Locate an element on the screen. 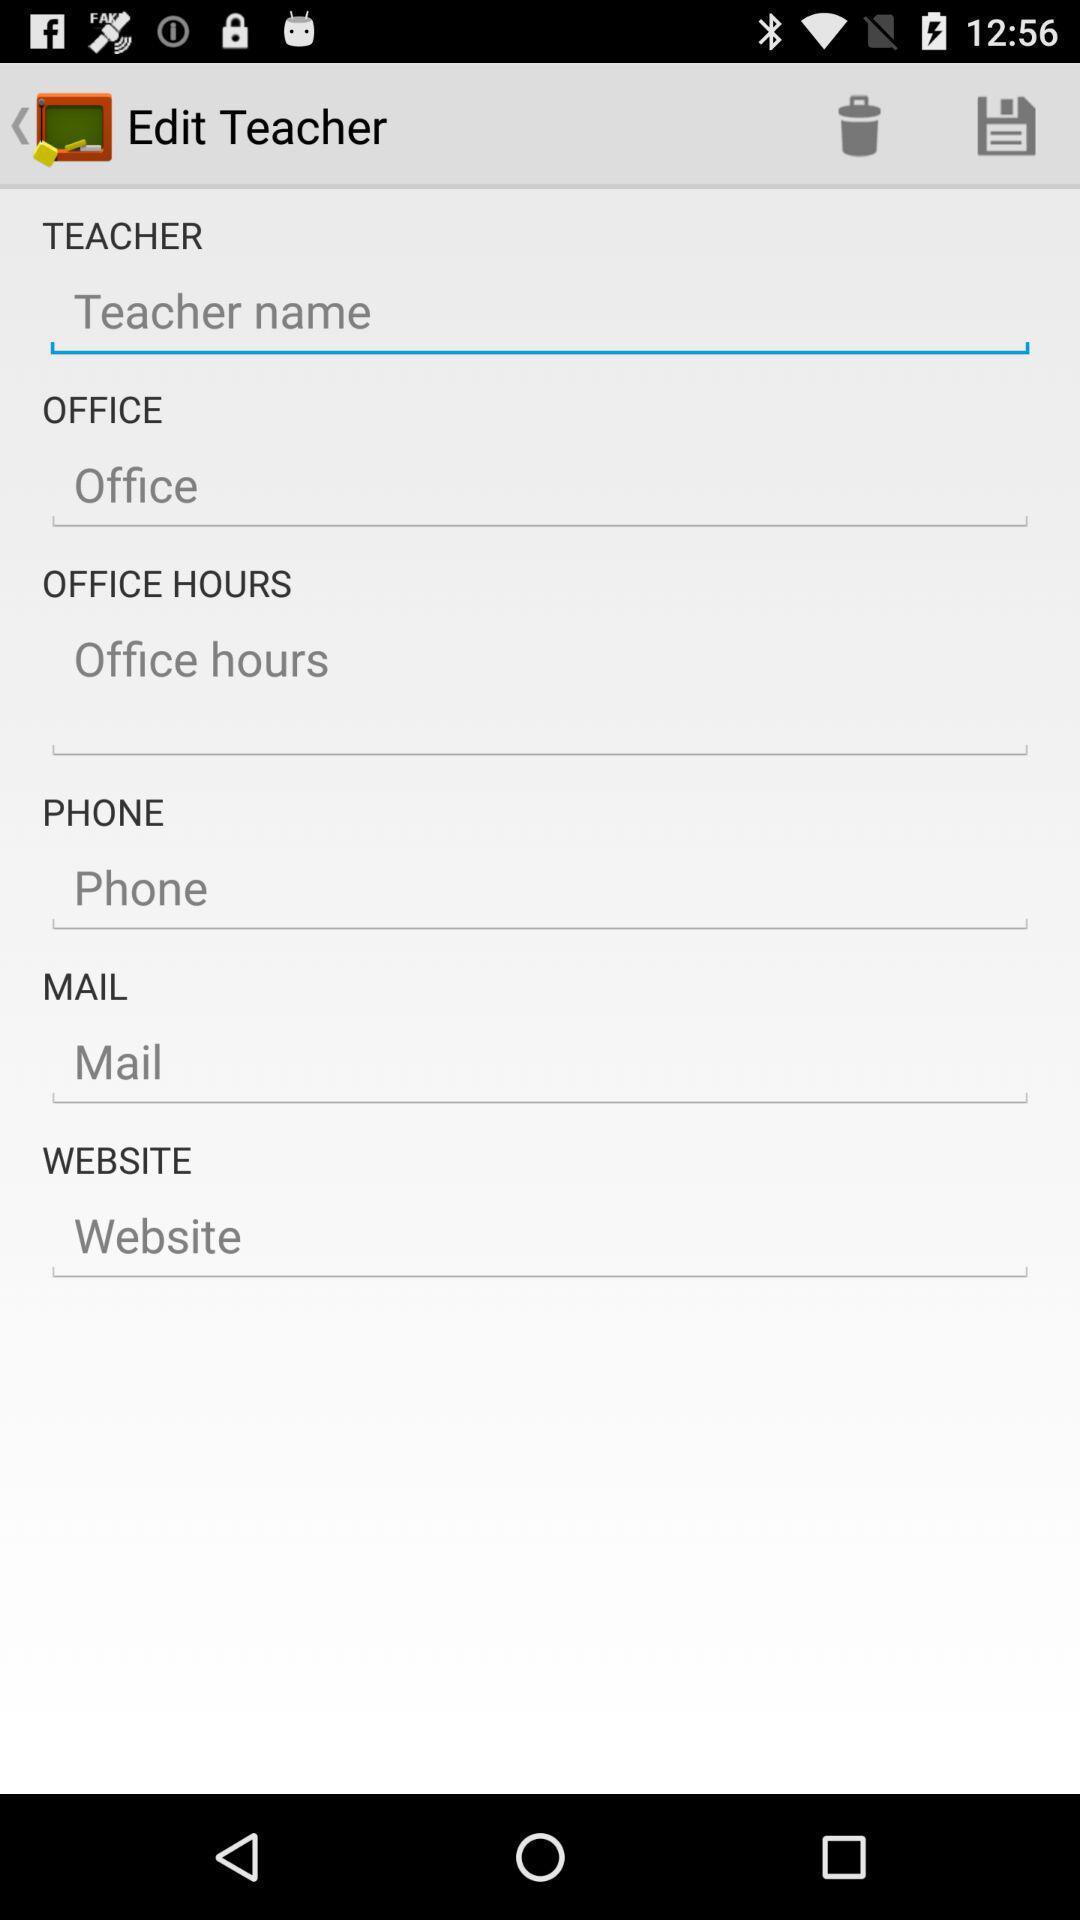 The height and width of the screenshot is (1920, 1080). the icon which is to the left side of edit teacher option is located at coordinates (72, 124).